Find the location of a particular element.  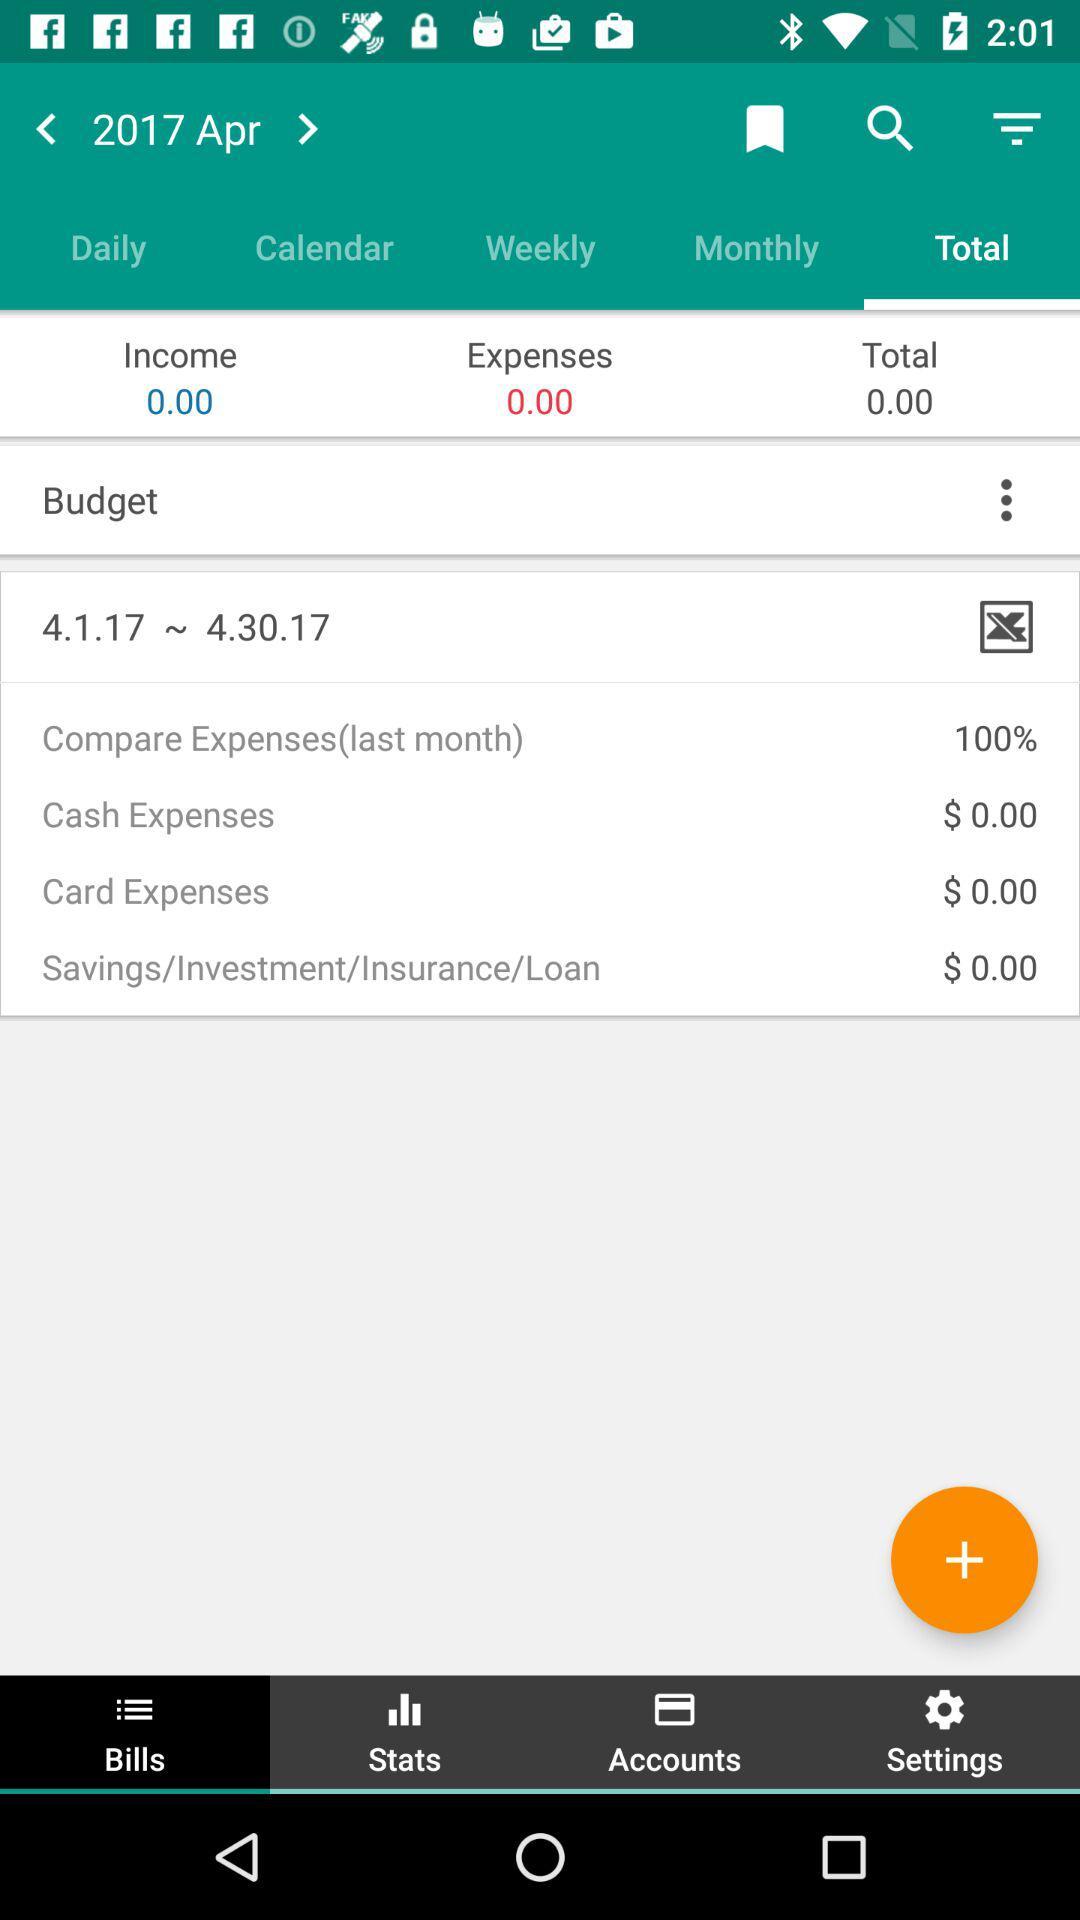

item to the left of calendar is located at coordinates (108, 245).